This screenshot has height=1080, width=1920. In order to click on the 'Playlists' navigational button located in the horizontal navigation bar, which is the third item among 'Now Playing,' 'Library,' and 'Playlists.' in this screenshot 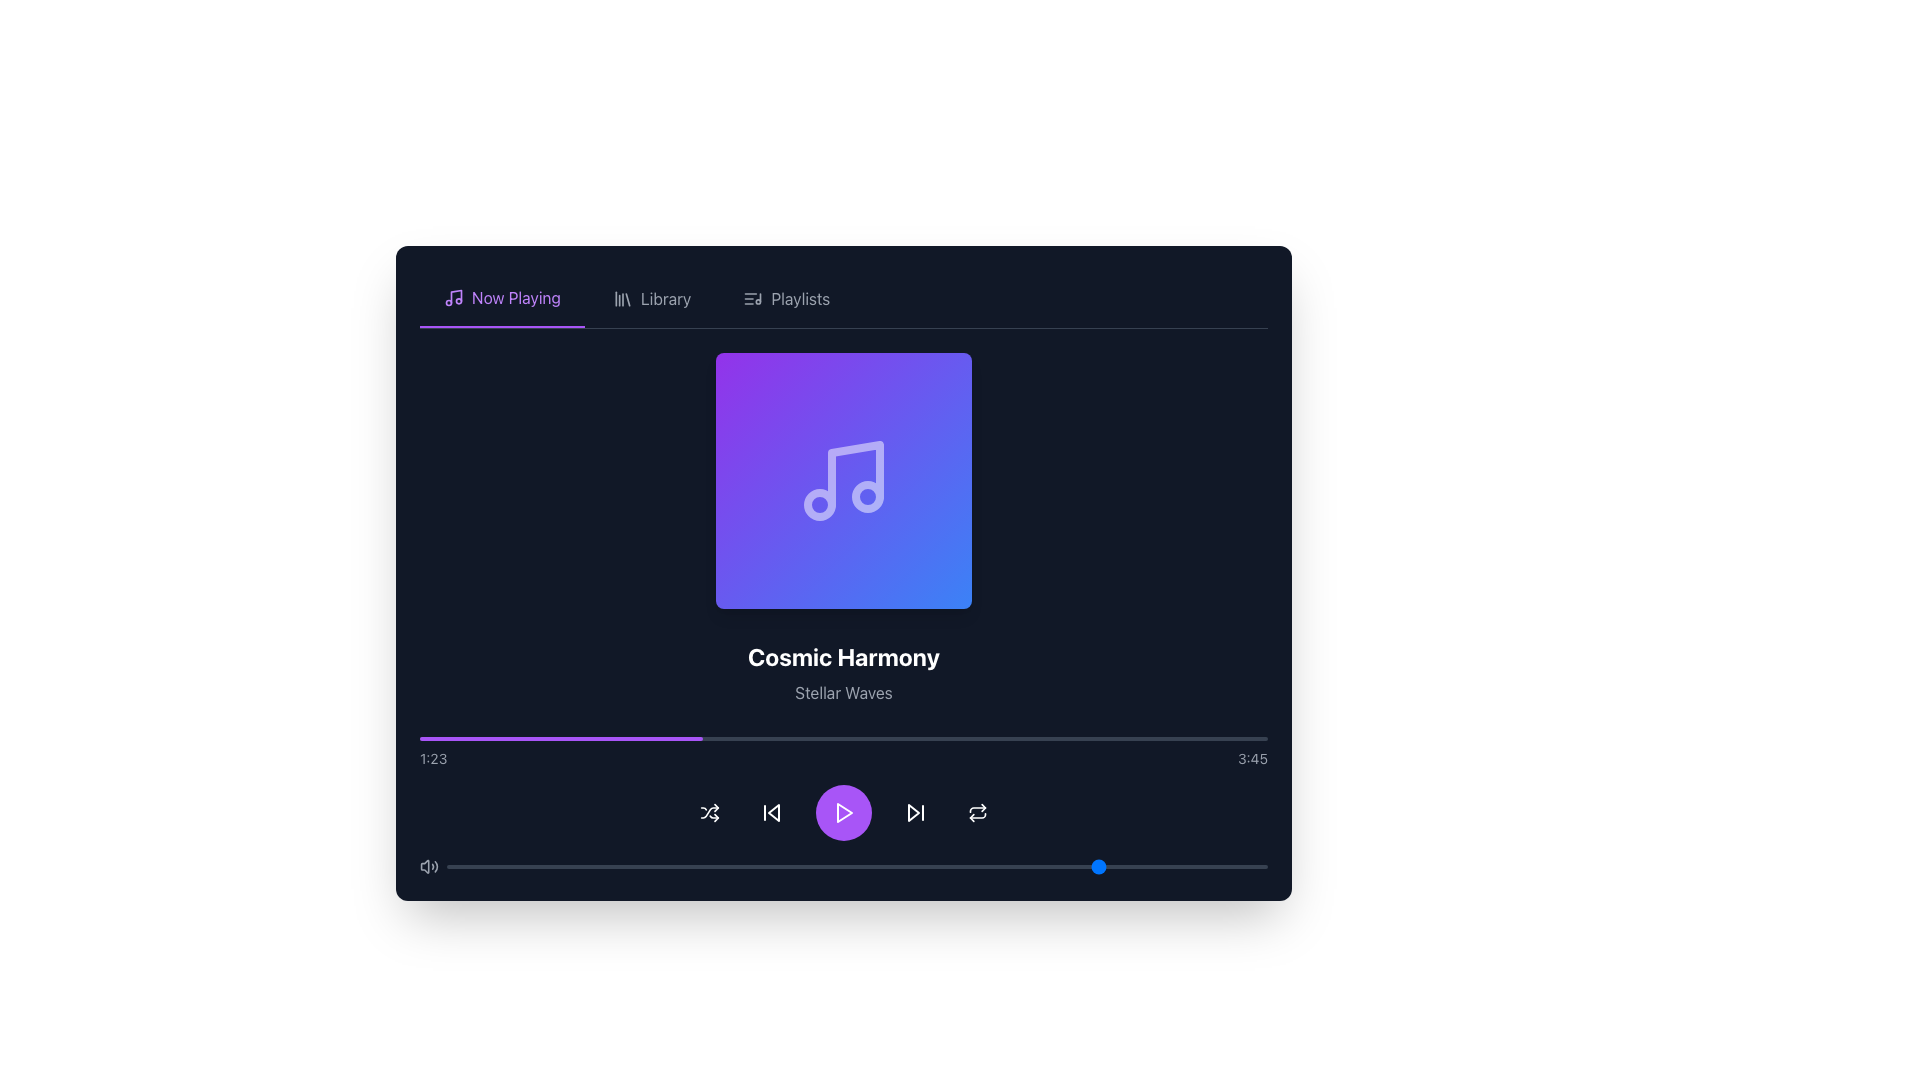, I will do `click(785, 299)`.